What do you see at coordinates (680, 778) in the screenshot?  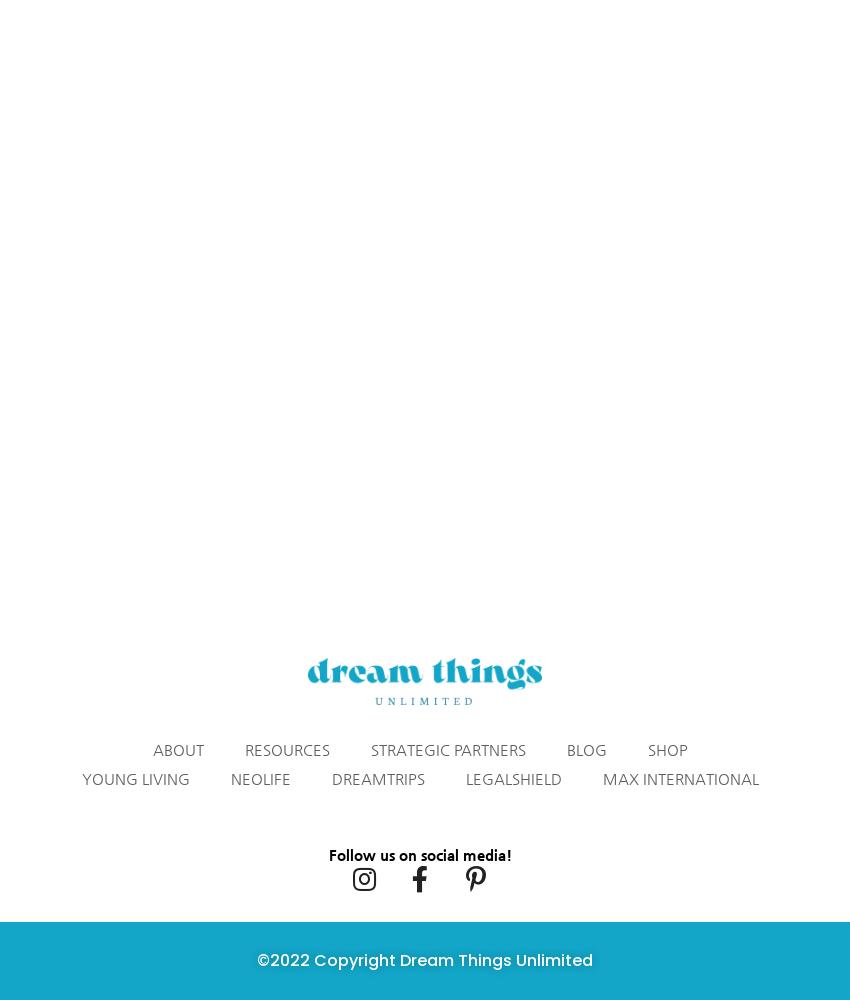 I see `'Max International'` at bounding box center [680, 778].